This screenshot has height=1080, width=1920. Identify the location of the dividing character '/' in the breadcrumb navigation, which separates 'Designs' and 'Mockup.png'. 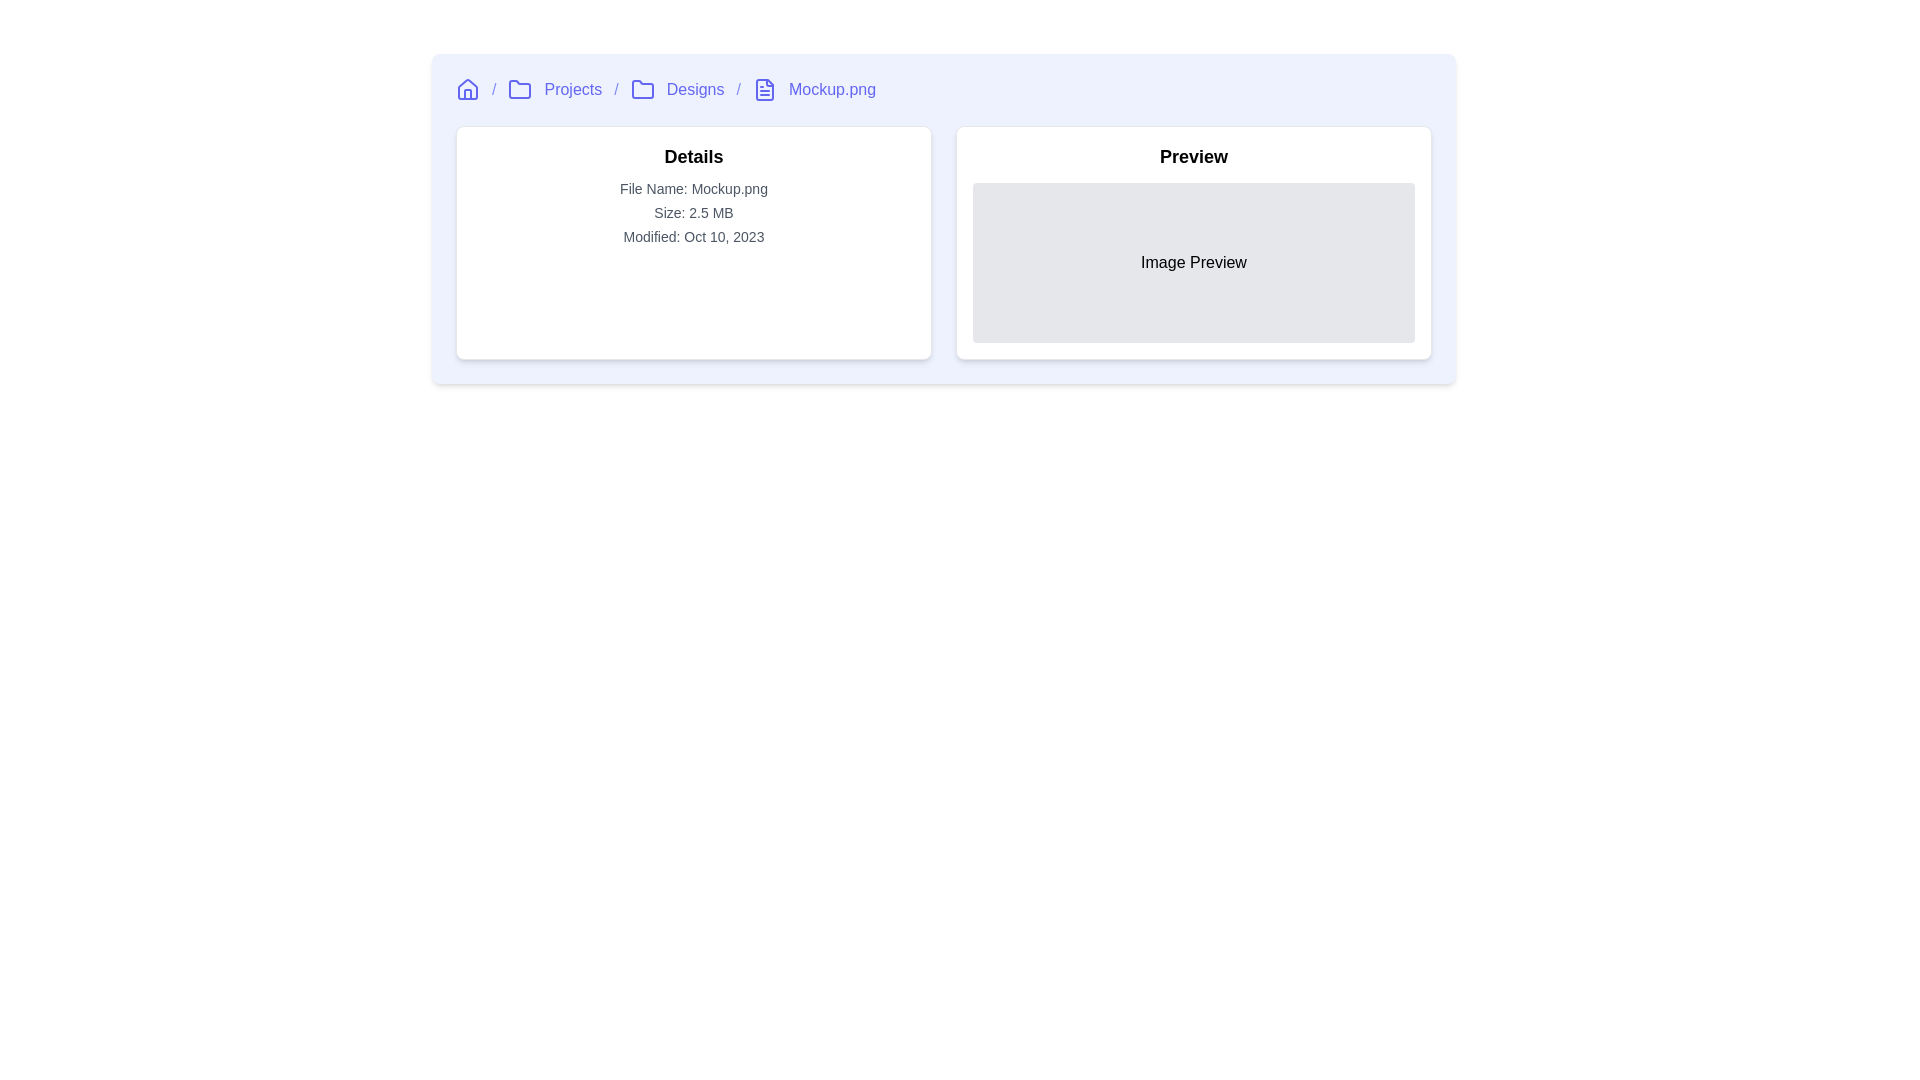
(737, 88).